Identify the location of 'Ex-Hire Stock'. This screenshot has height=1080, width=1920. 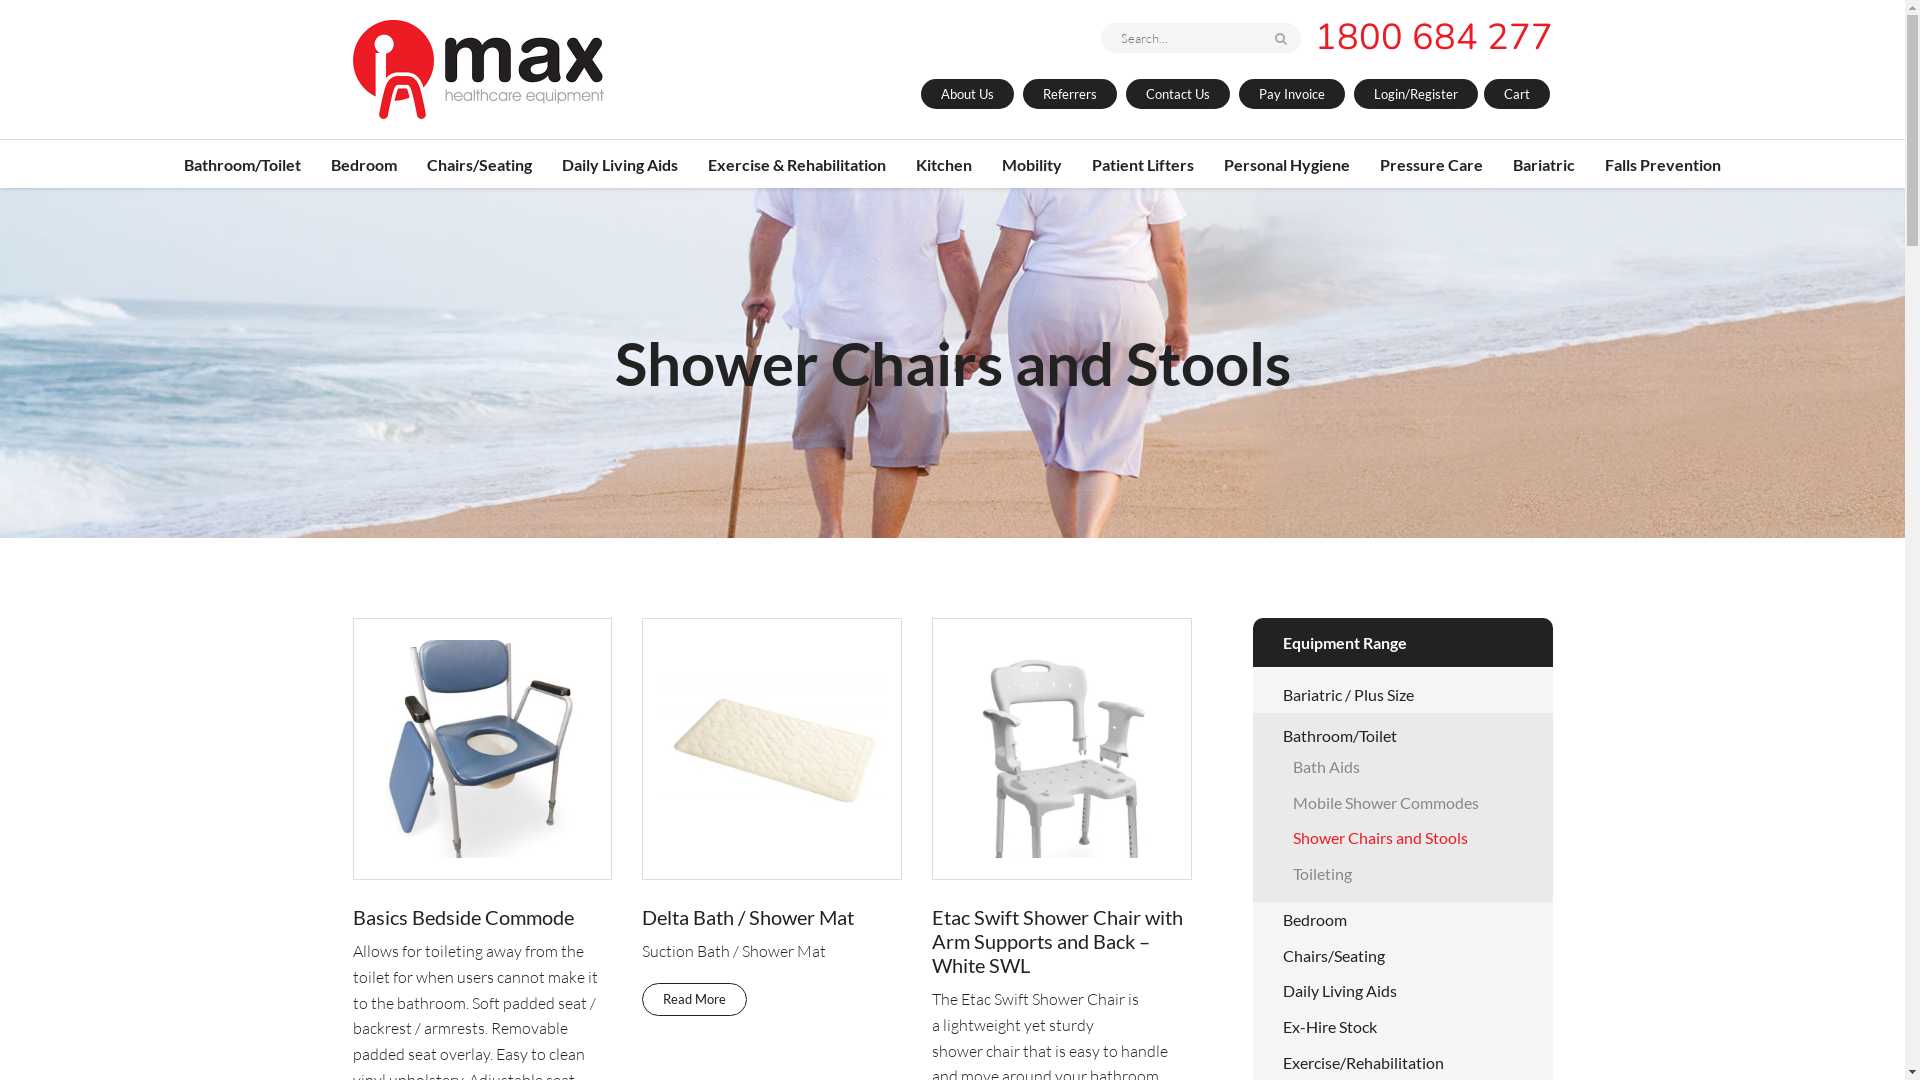
(1329, 1026).